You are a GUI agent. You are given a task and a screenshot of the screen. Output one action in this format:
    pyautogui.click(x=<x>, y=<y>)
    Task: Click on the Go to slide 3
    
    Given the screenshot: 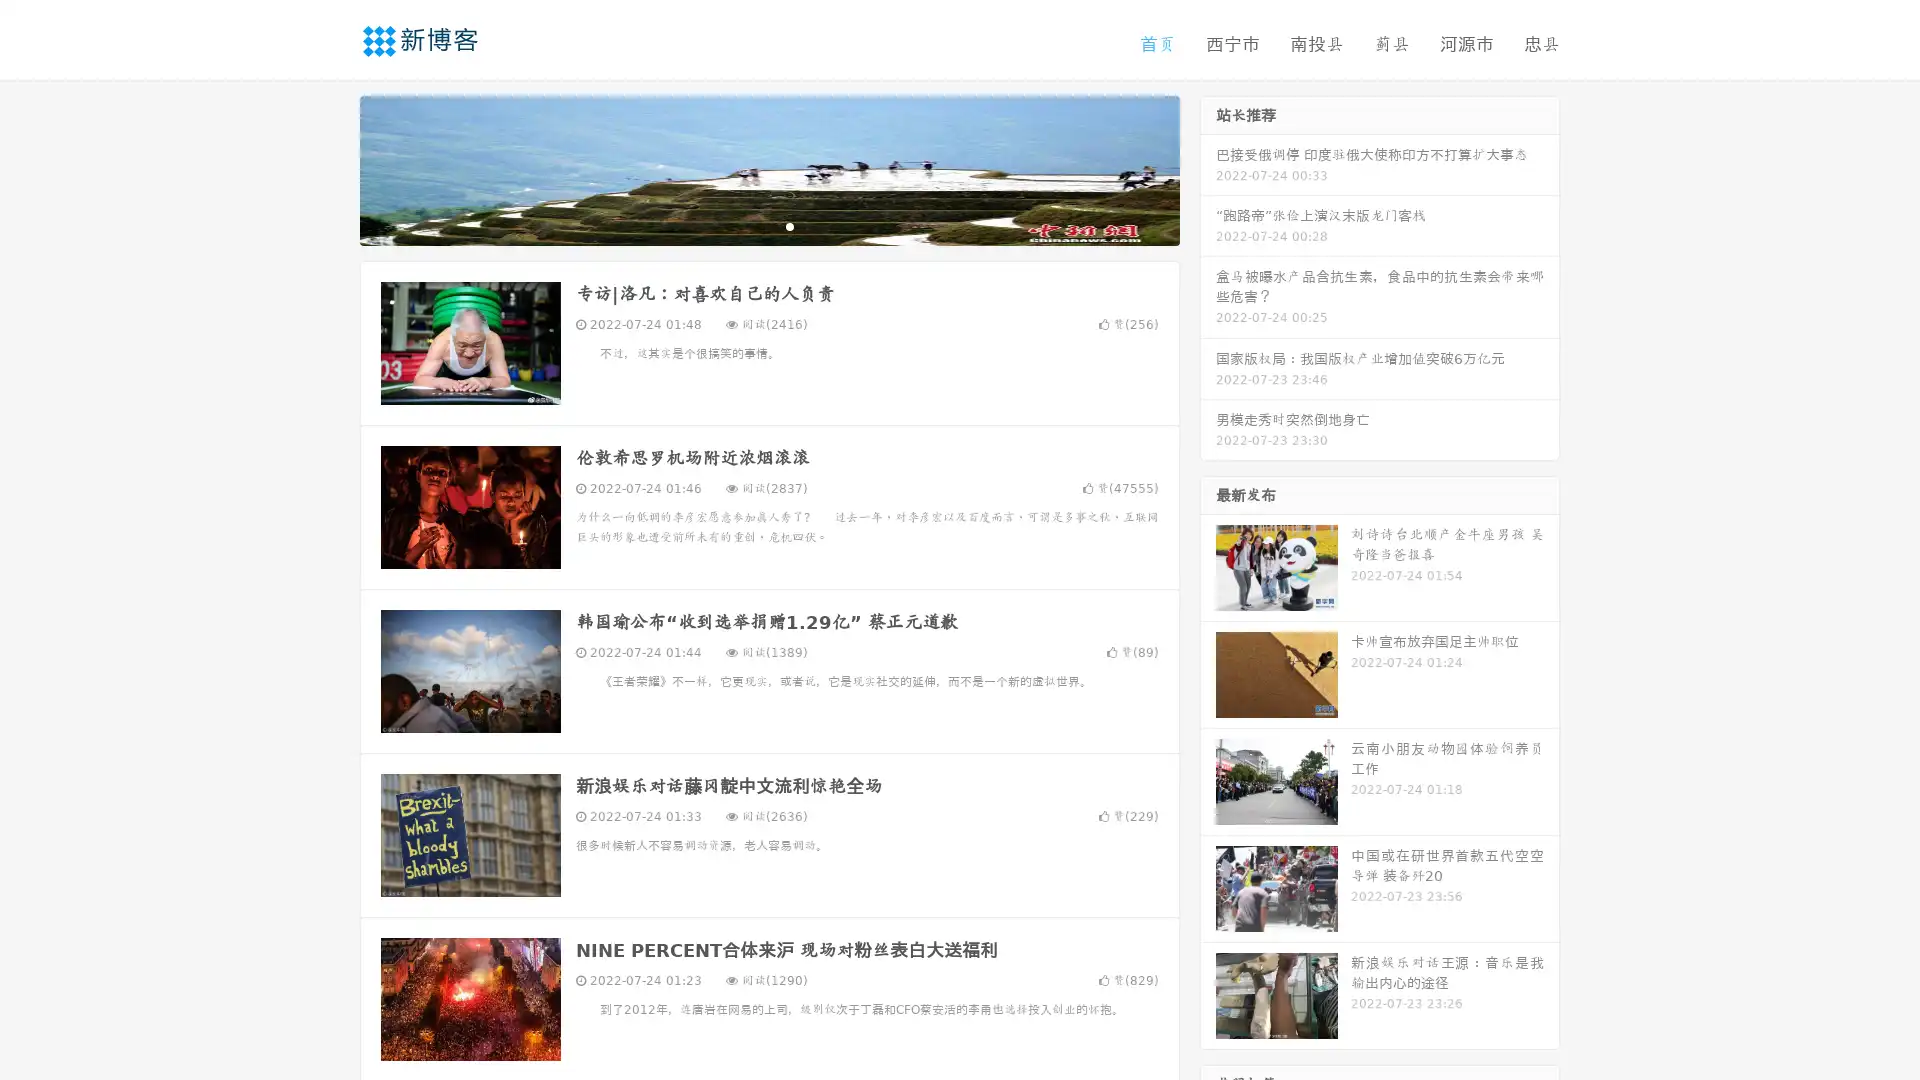 What is the action you would take?
    pyautogui.click(x=789, y=225)
    